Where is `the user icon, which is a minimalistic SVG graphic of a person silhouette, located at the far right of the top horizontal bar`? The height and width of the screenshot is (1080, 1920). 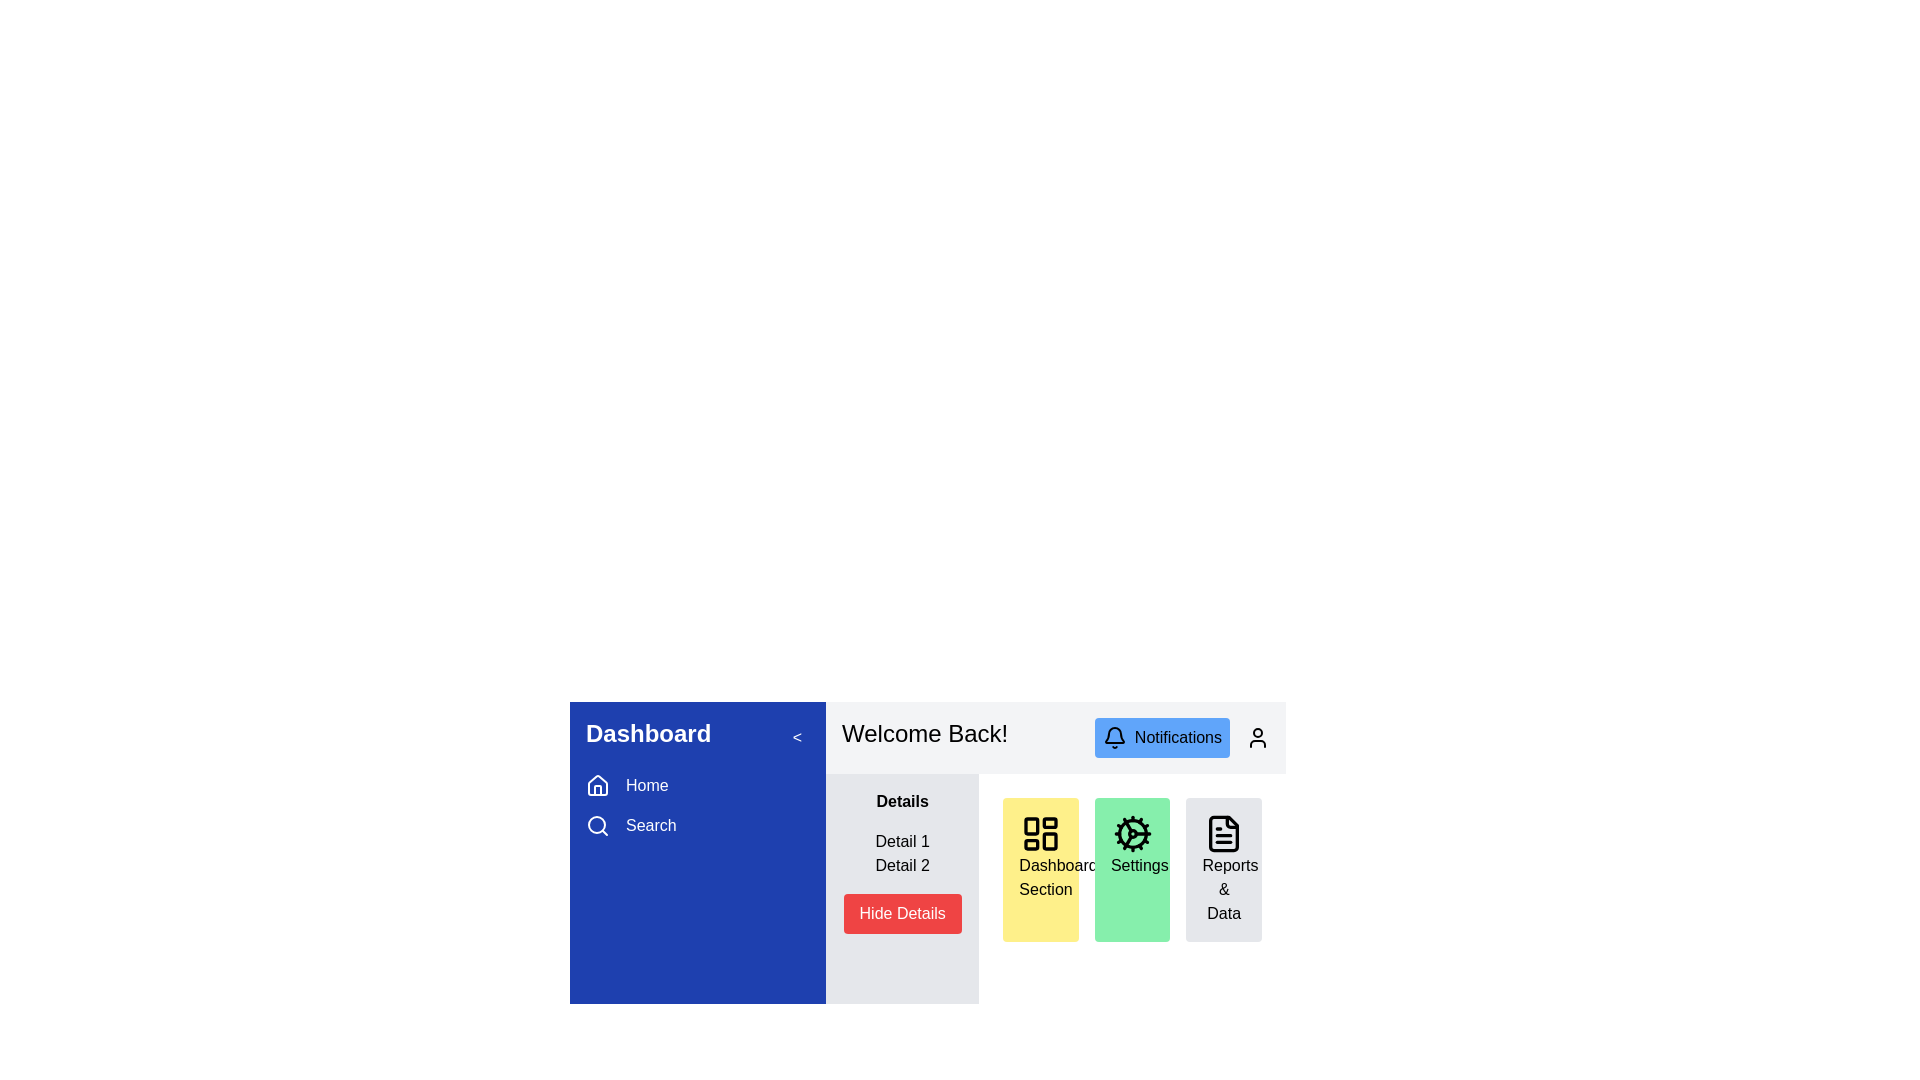
the user icon, which is a minimalistic SVG graphic of a person silhouette, located at the far right of the top horizontal bar is located at coordinates (1256, 737).